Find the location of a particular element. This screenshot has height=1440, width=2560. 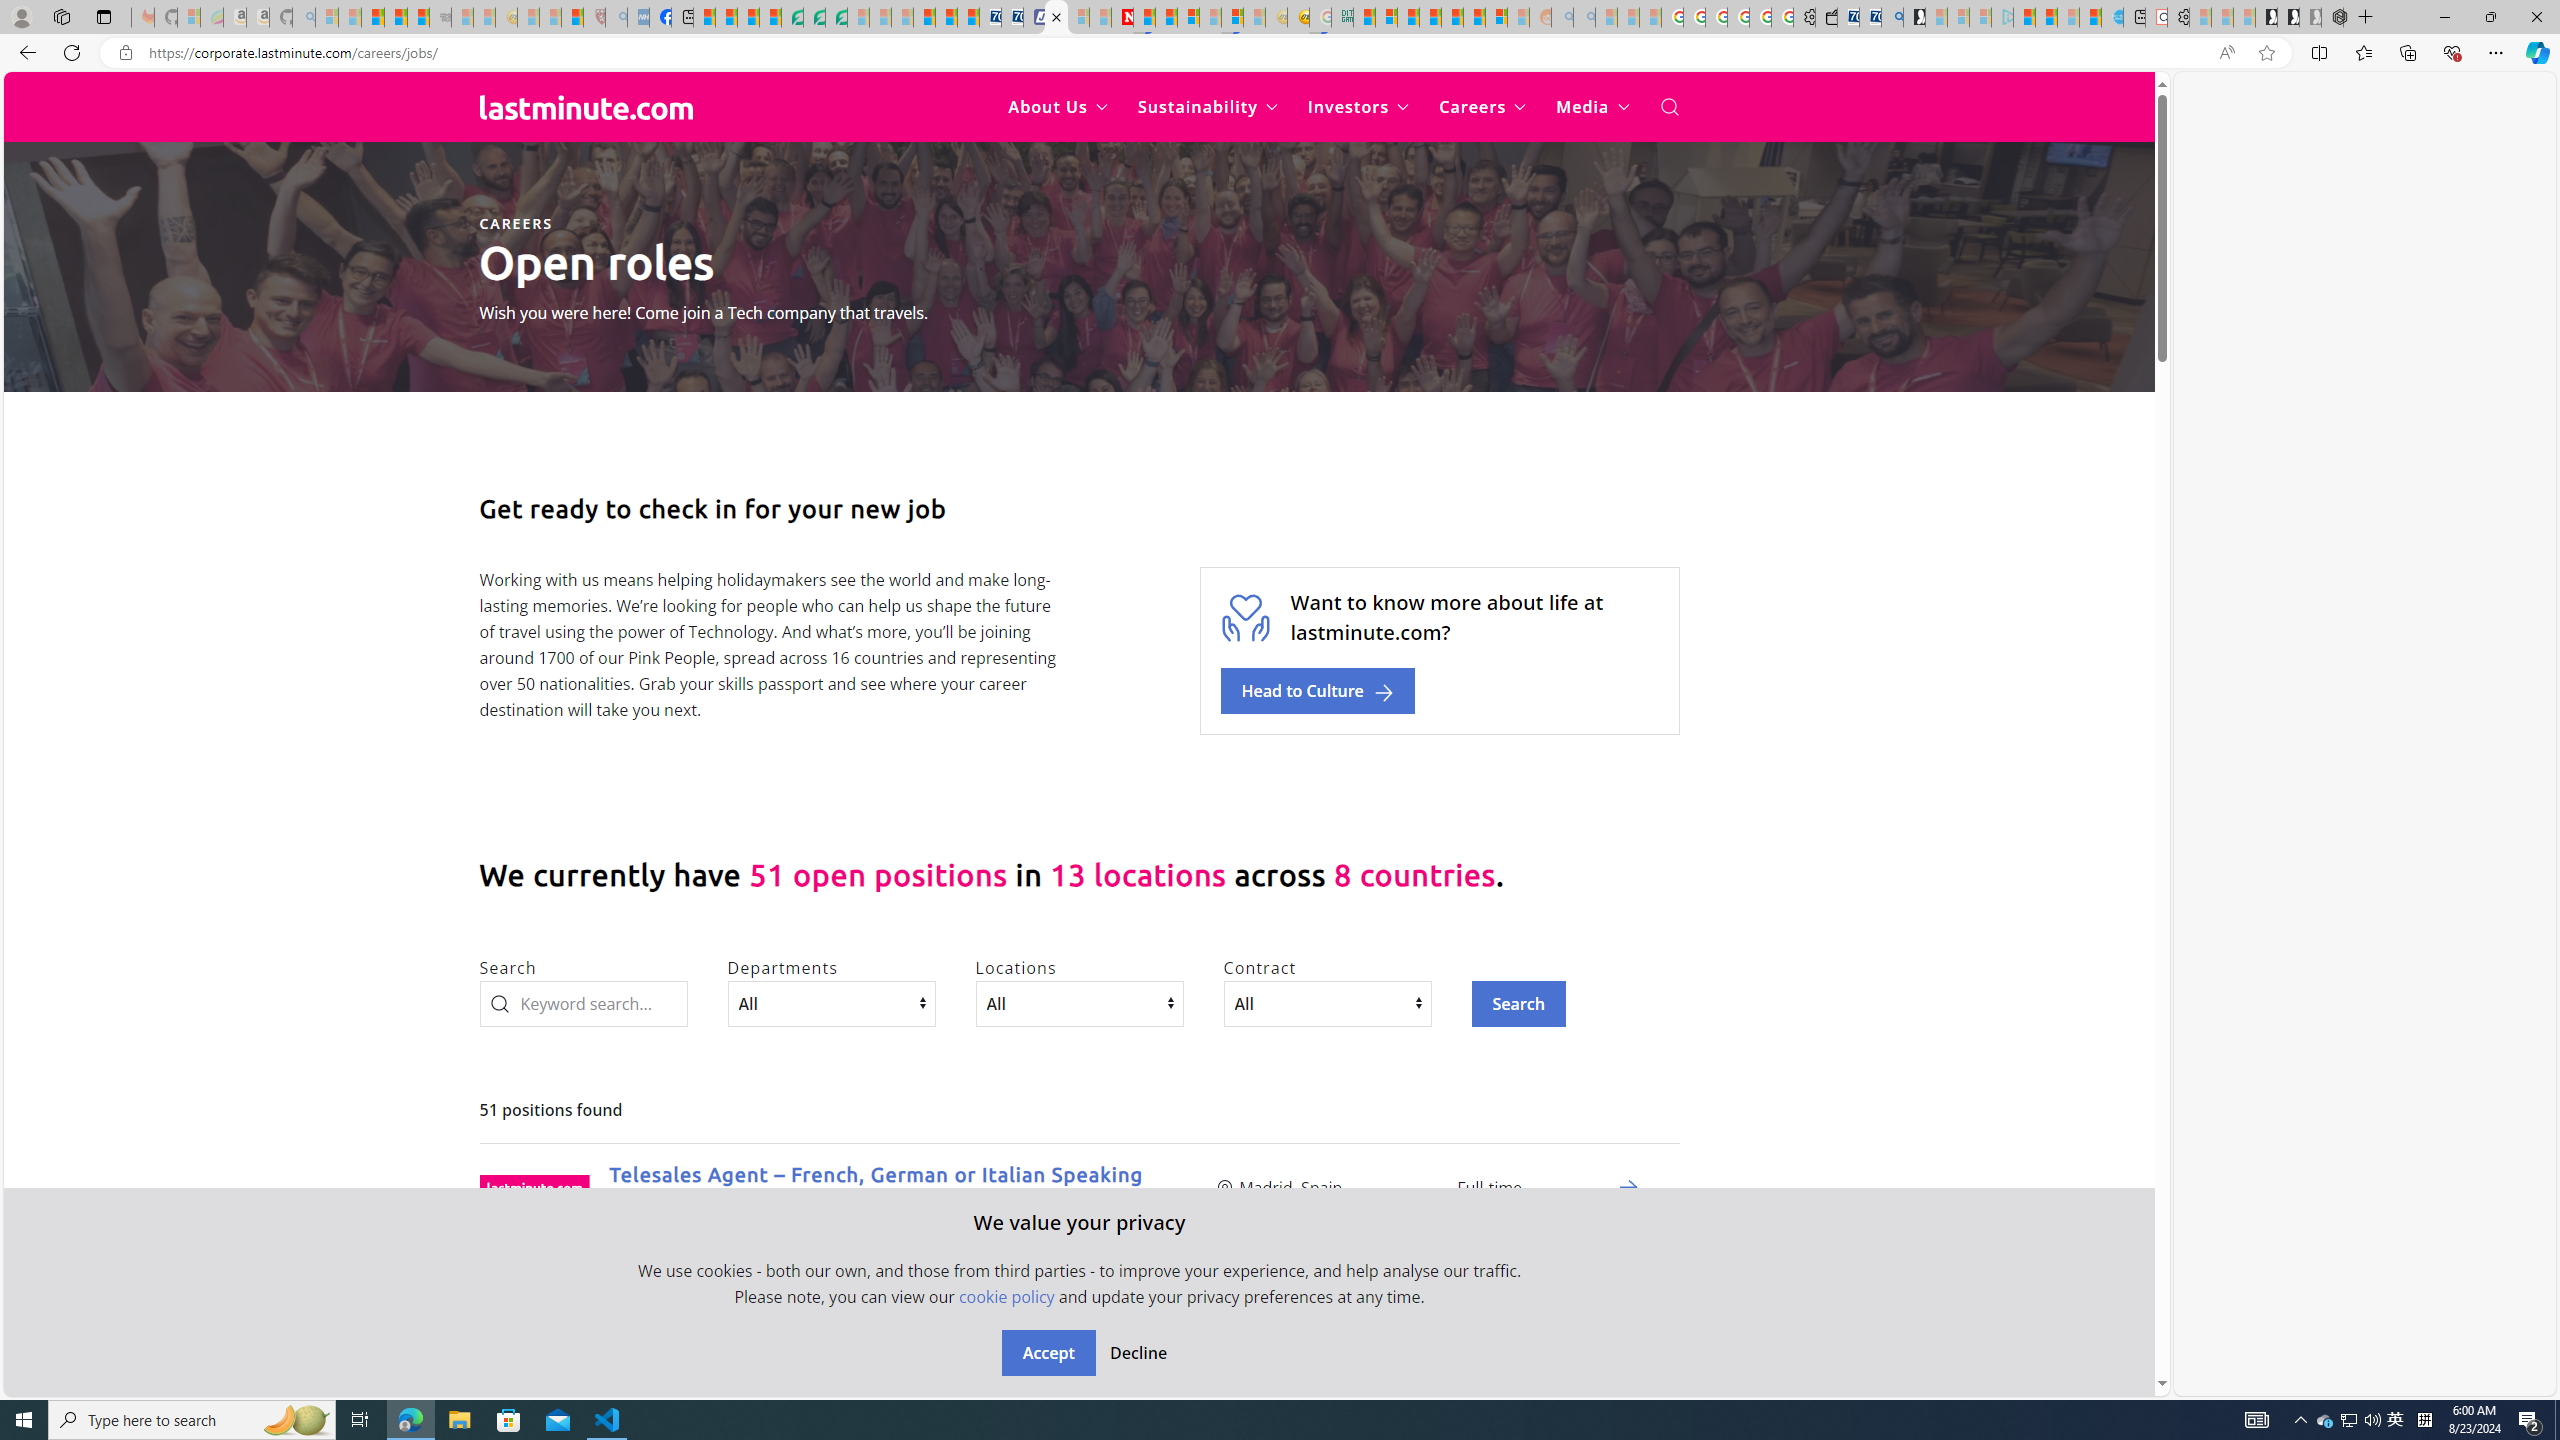

'Play Free Online Games | Games from Microsoft Start' is located at coordinates (2266, 16).